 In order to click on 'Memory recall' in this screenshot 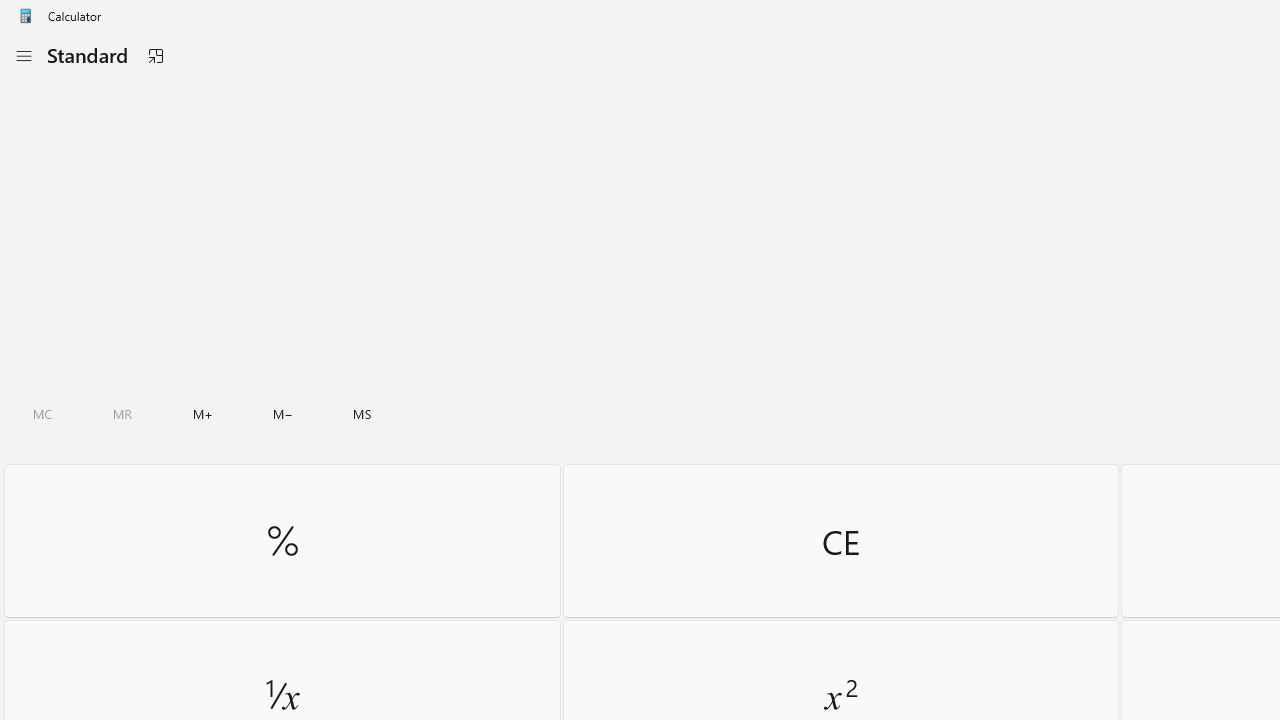, I will do `click(122, 413)`.